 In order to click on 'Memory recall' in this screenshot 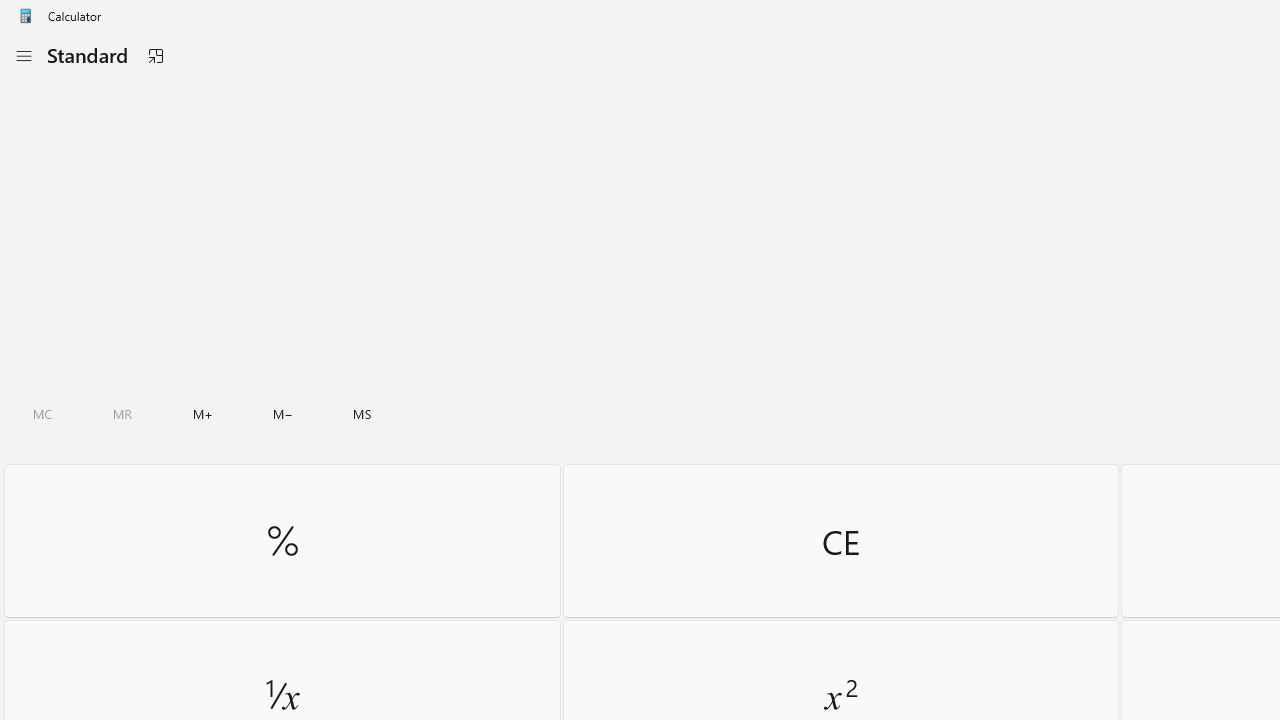, I will do `click(122, 413)`.